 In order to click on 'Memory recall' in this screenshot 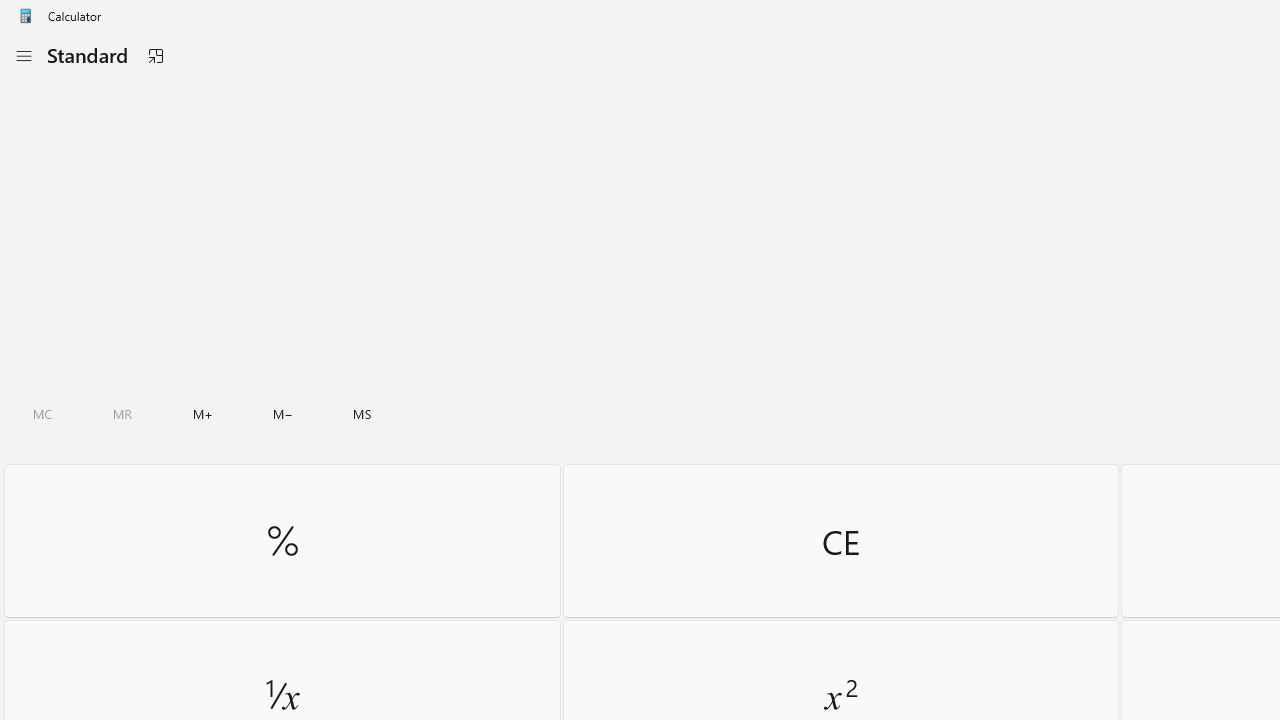, I will do `click(122, 413)`.